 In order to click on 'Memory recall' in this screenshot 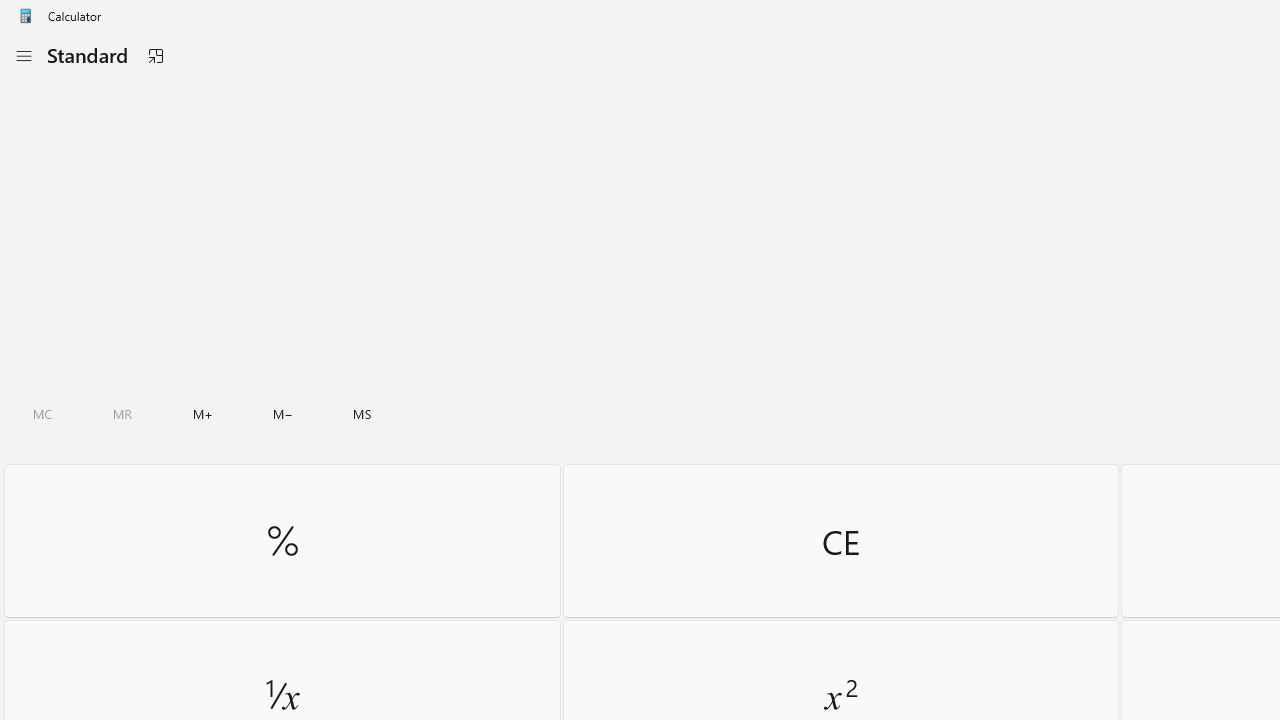, I will do `click(122, 413)`.